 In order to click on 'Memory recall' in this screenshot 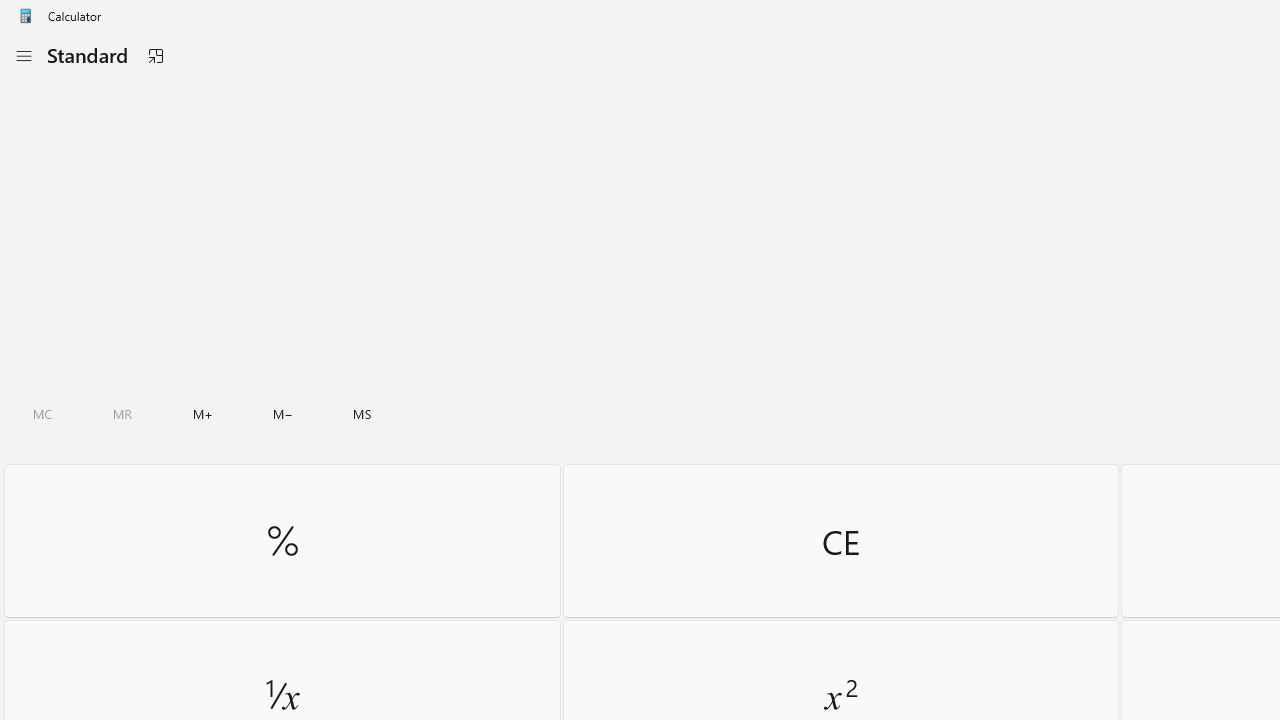, I will do `click(122, 413)`.